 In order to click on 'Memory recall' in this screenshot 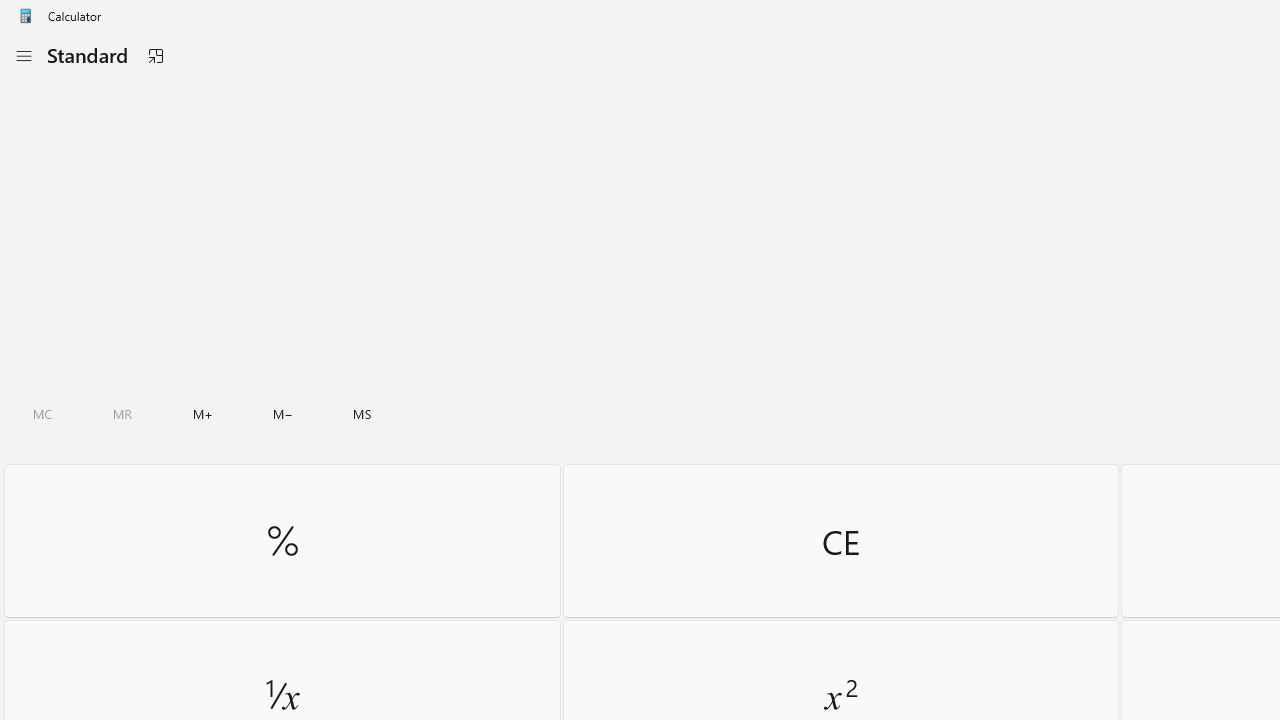, I will do `click(122, 413)`.